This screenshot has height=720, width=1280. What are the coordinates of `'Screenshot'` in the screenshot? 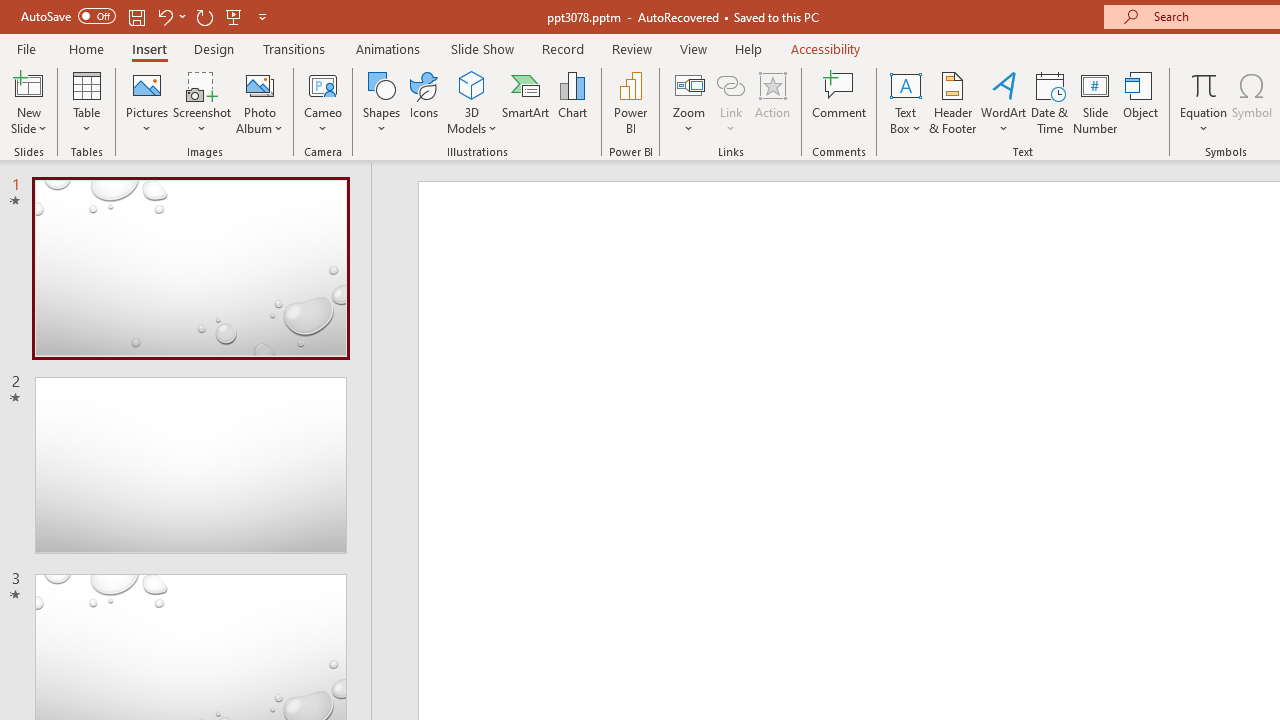 It's located at (202, 103).